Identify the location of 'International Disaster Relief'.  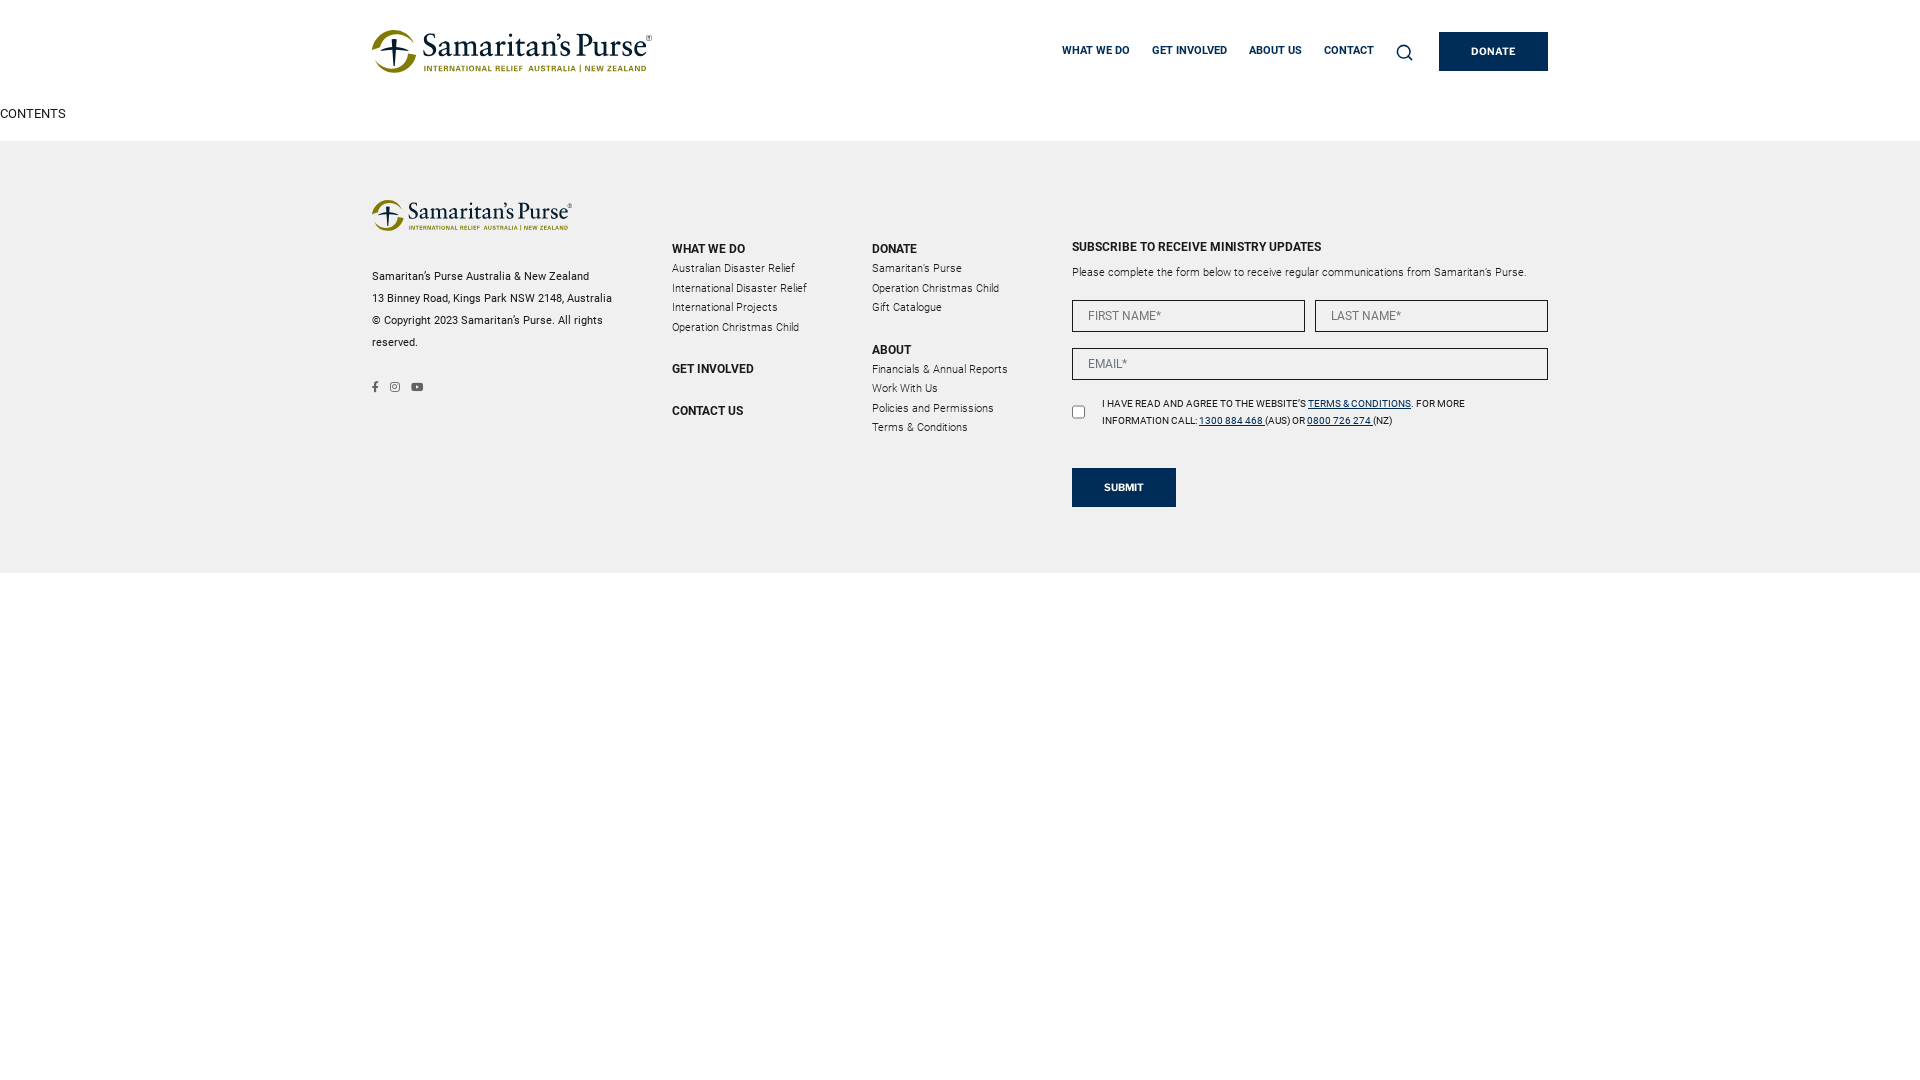
(738, 288).